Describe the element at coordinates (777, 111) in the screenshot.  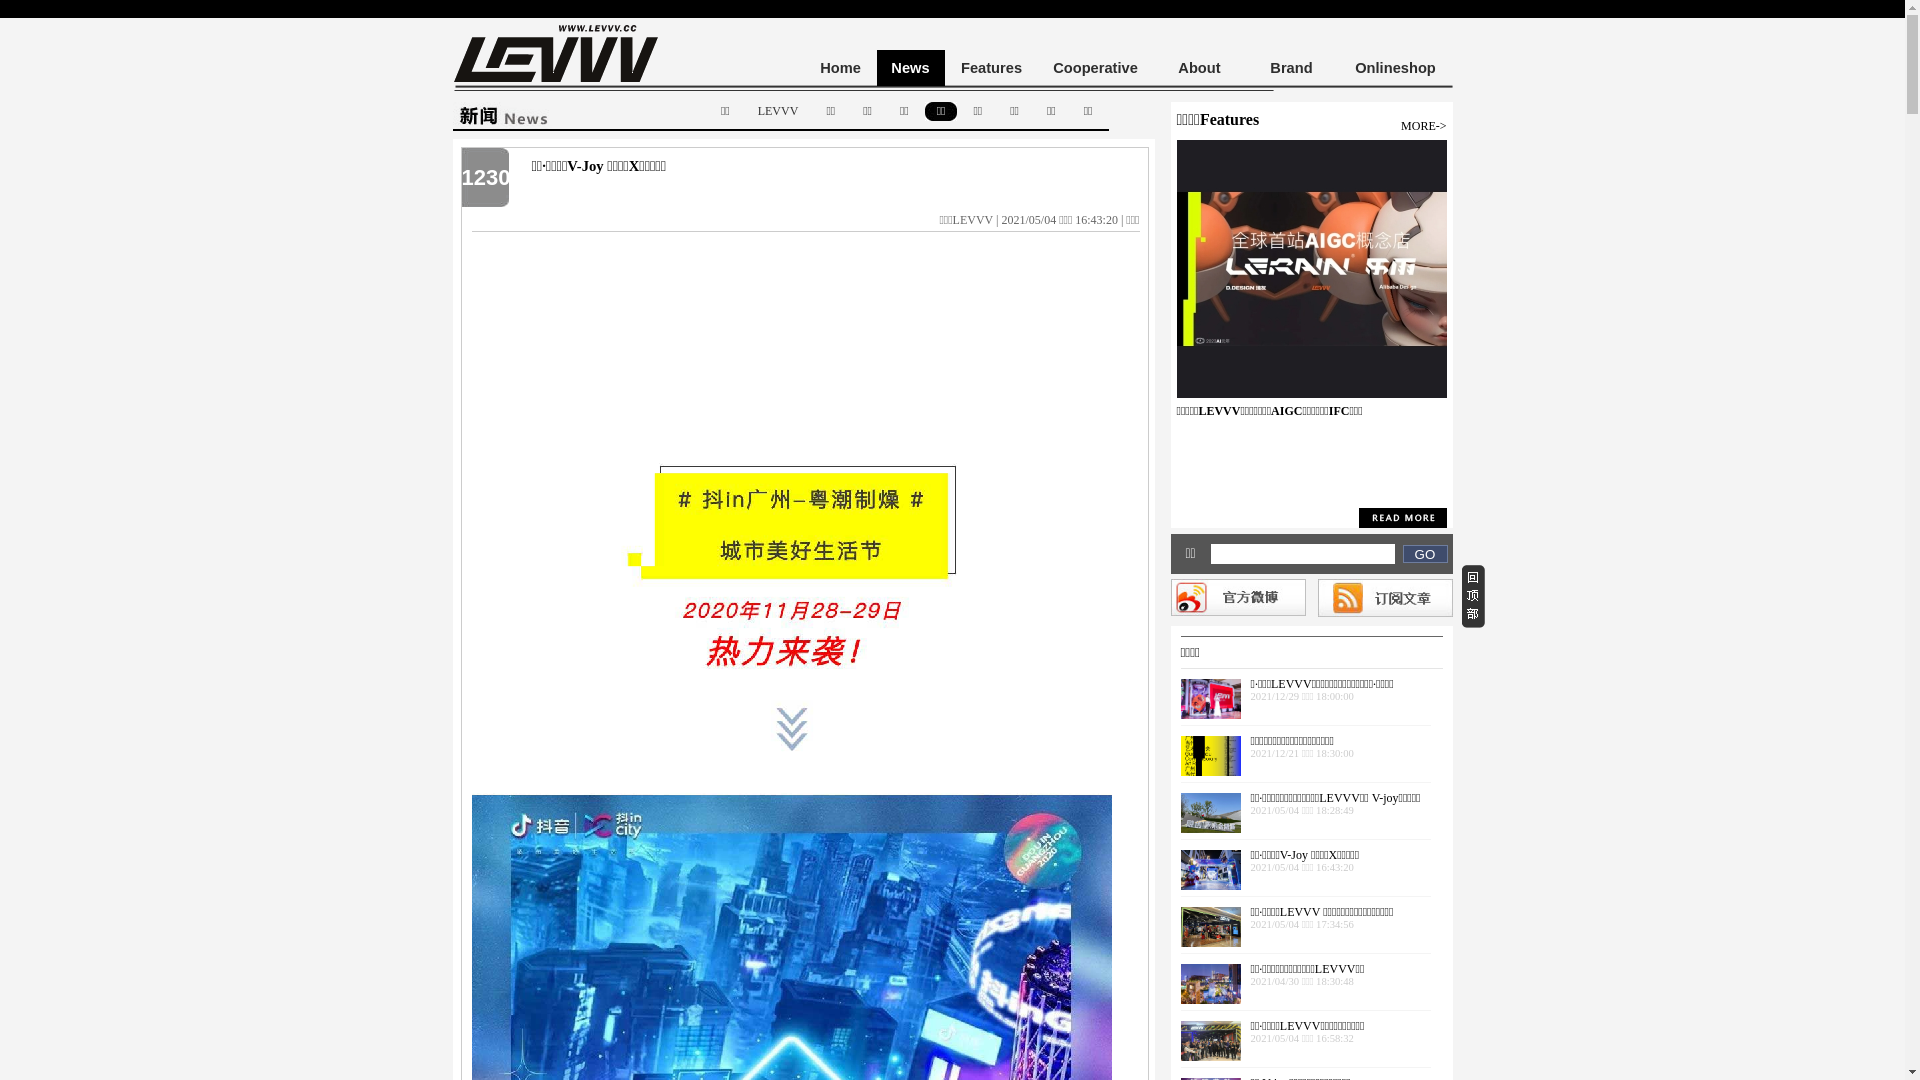
I see `'LEVVV'` at that location.